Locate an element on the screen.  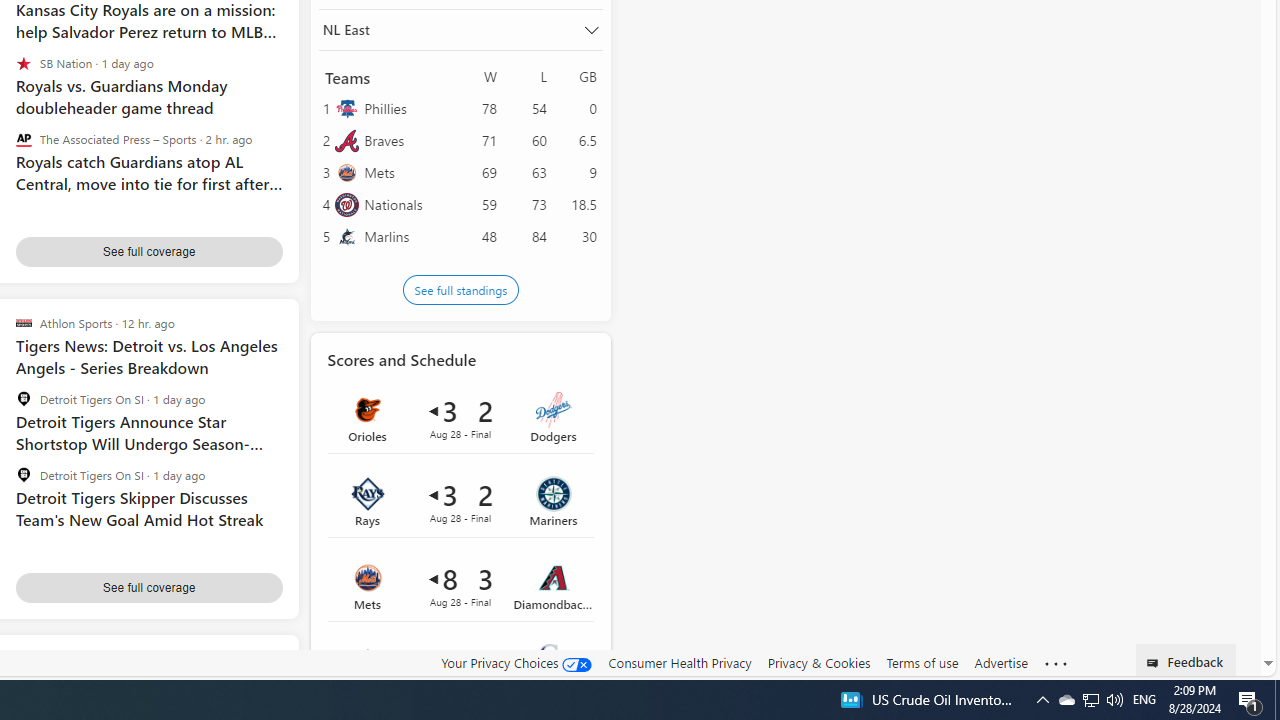
'Class: feedback_link_icon-DS-EntryPoint1-1' is located at coordinates (1156, 663).